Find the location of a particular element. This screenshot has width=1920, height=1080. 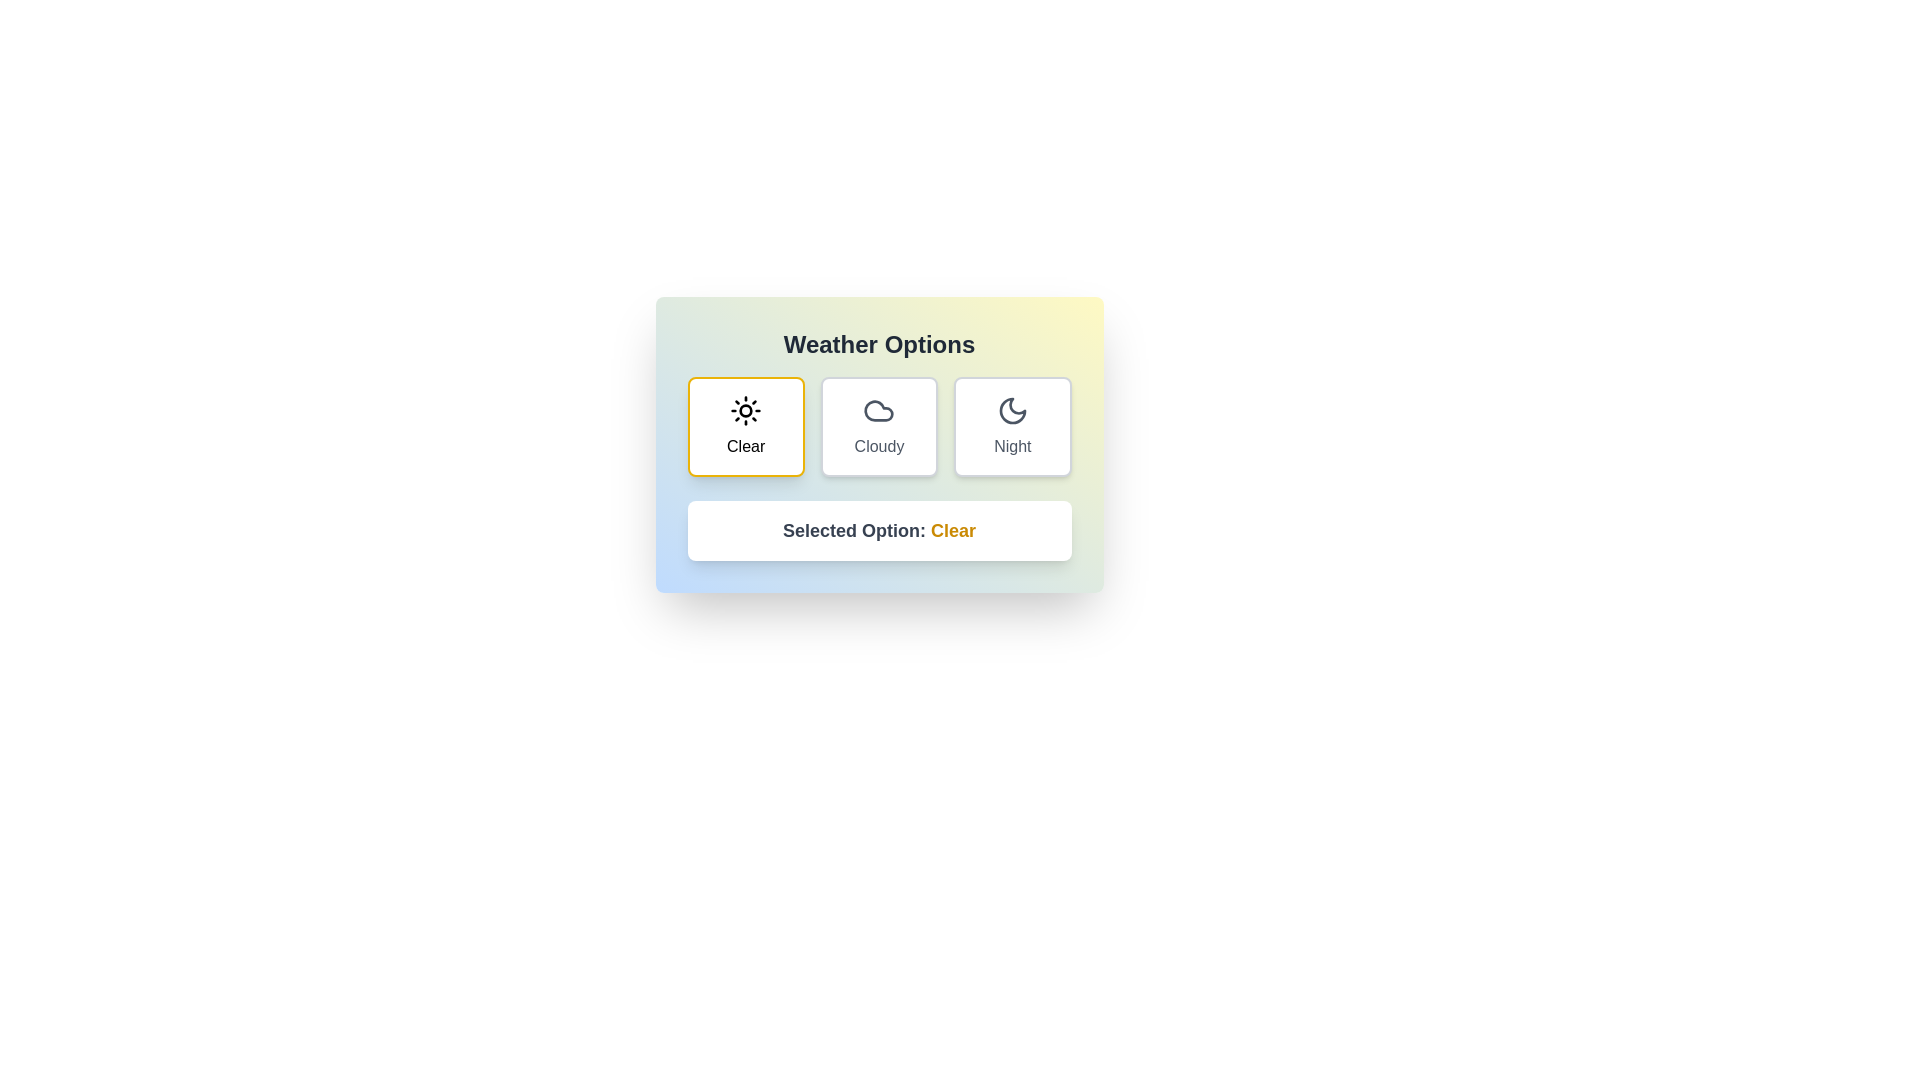

the cloud icon, which is a modern, minimalistic design located at the center of the 'Cloudy' option card in the weather options interface is located at coordinates (879, 410).